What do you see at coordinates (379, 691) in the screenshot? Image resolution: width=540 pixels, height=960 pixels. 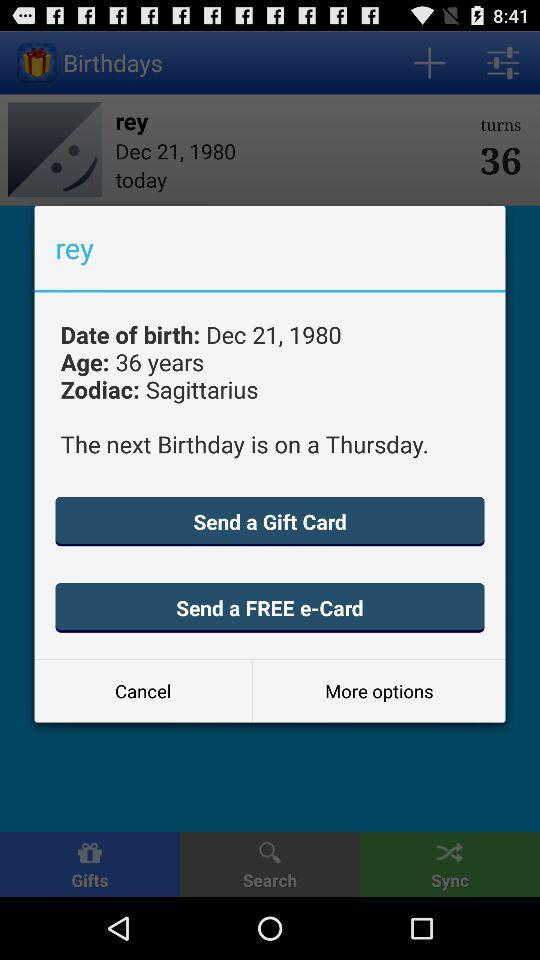 I see `the icon below send a free button` at bounding box center [379, 691].